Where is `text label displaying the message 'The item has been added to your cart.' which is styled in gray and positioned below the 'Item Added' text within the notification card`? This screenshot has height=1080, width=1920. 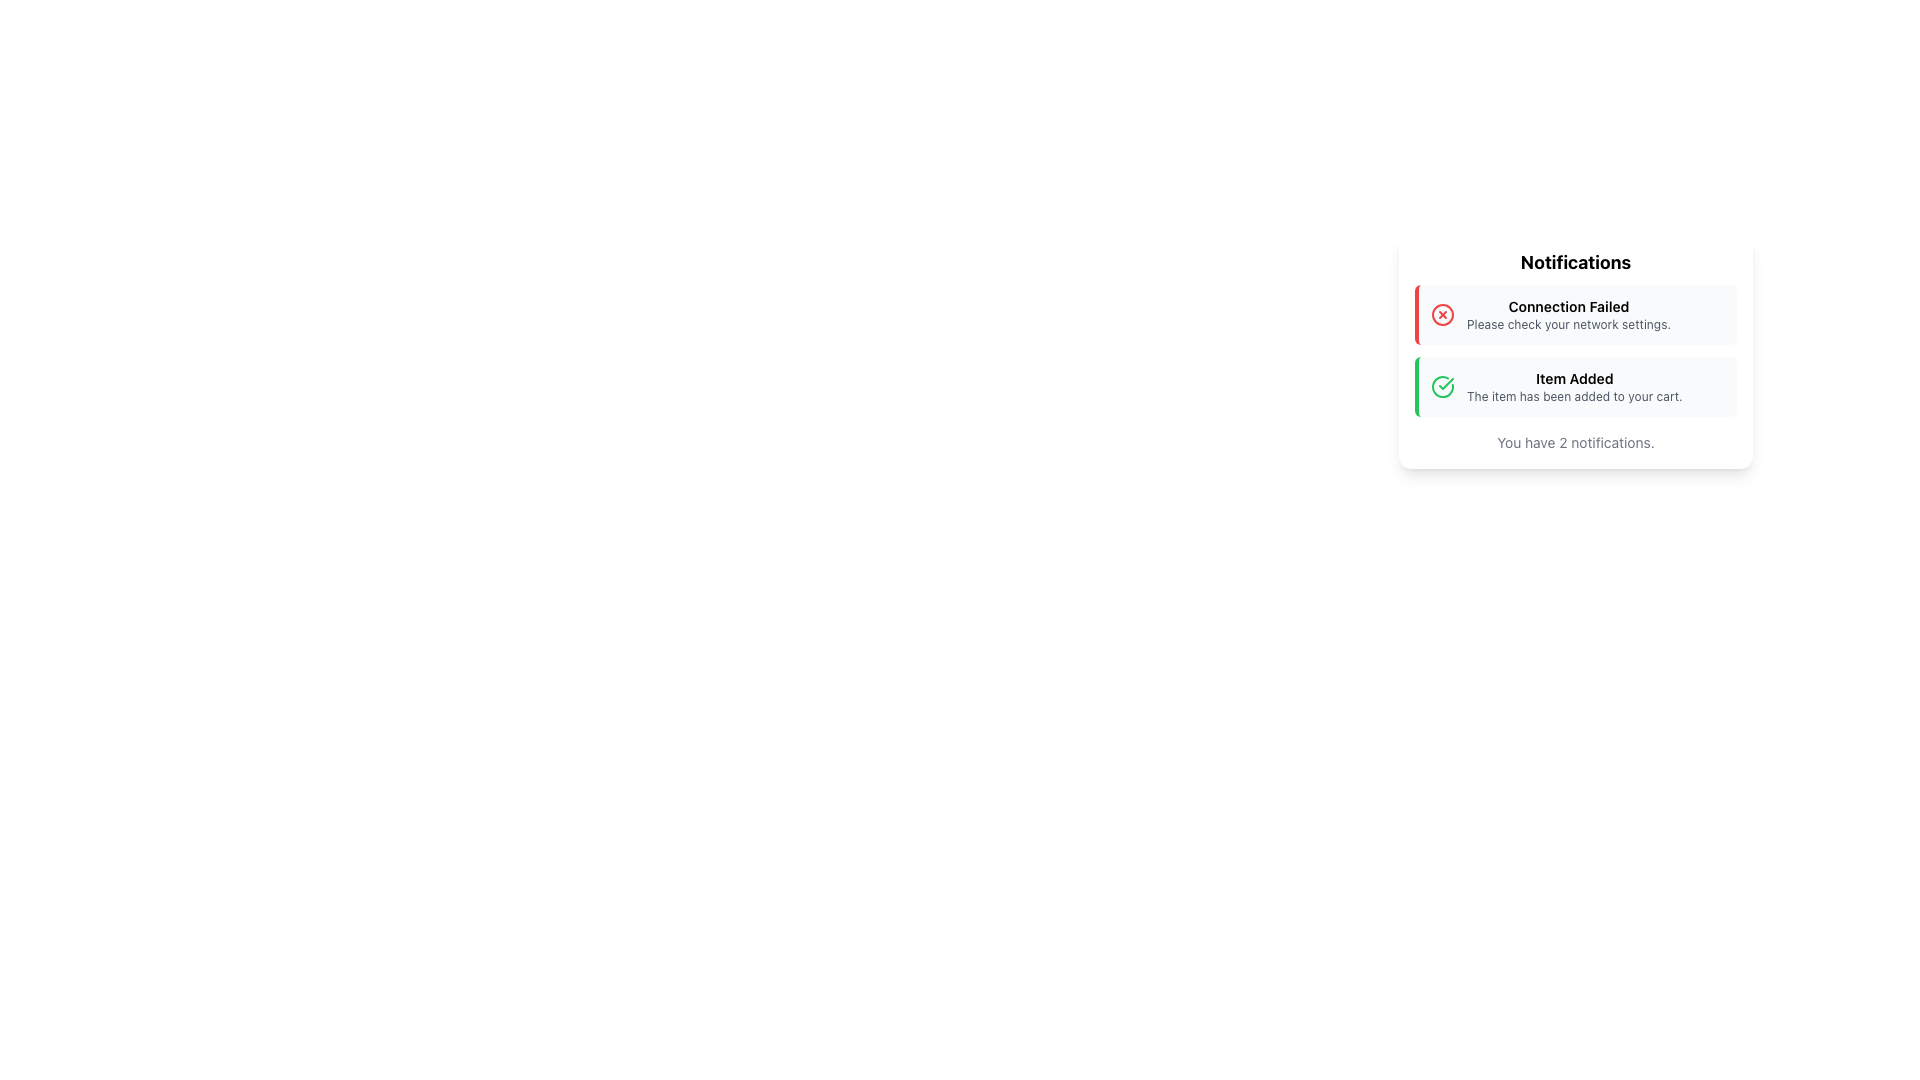
text label displaying the message 'The item has been added to your cart.' which is styled in gray and positioned below the 'Item Added' text within the notification card is located at coordinates (1573, 397).